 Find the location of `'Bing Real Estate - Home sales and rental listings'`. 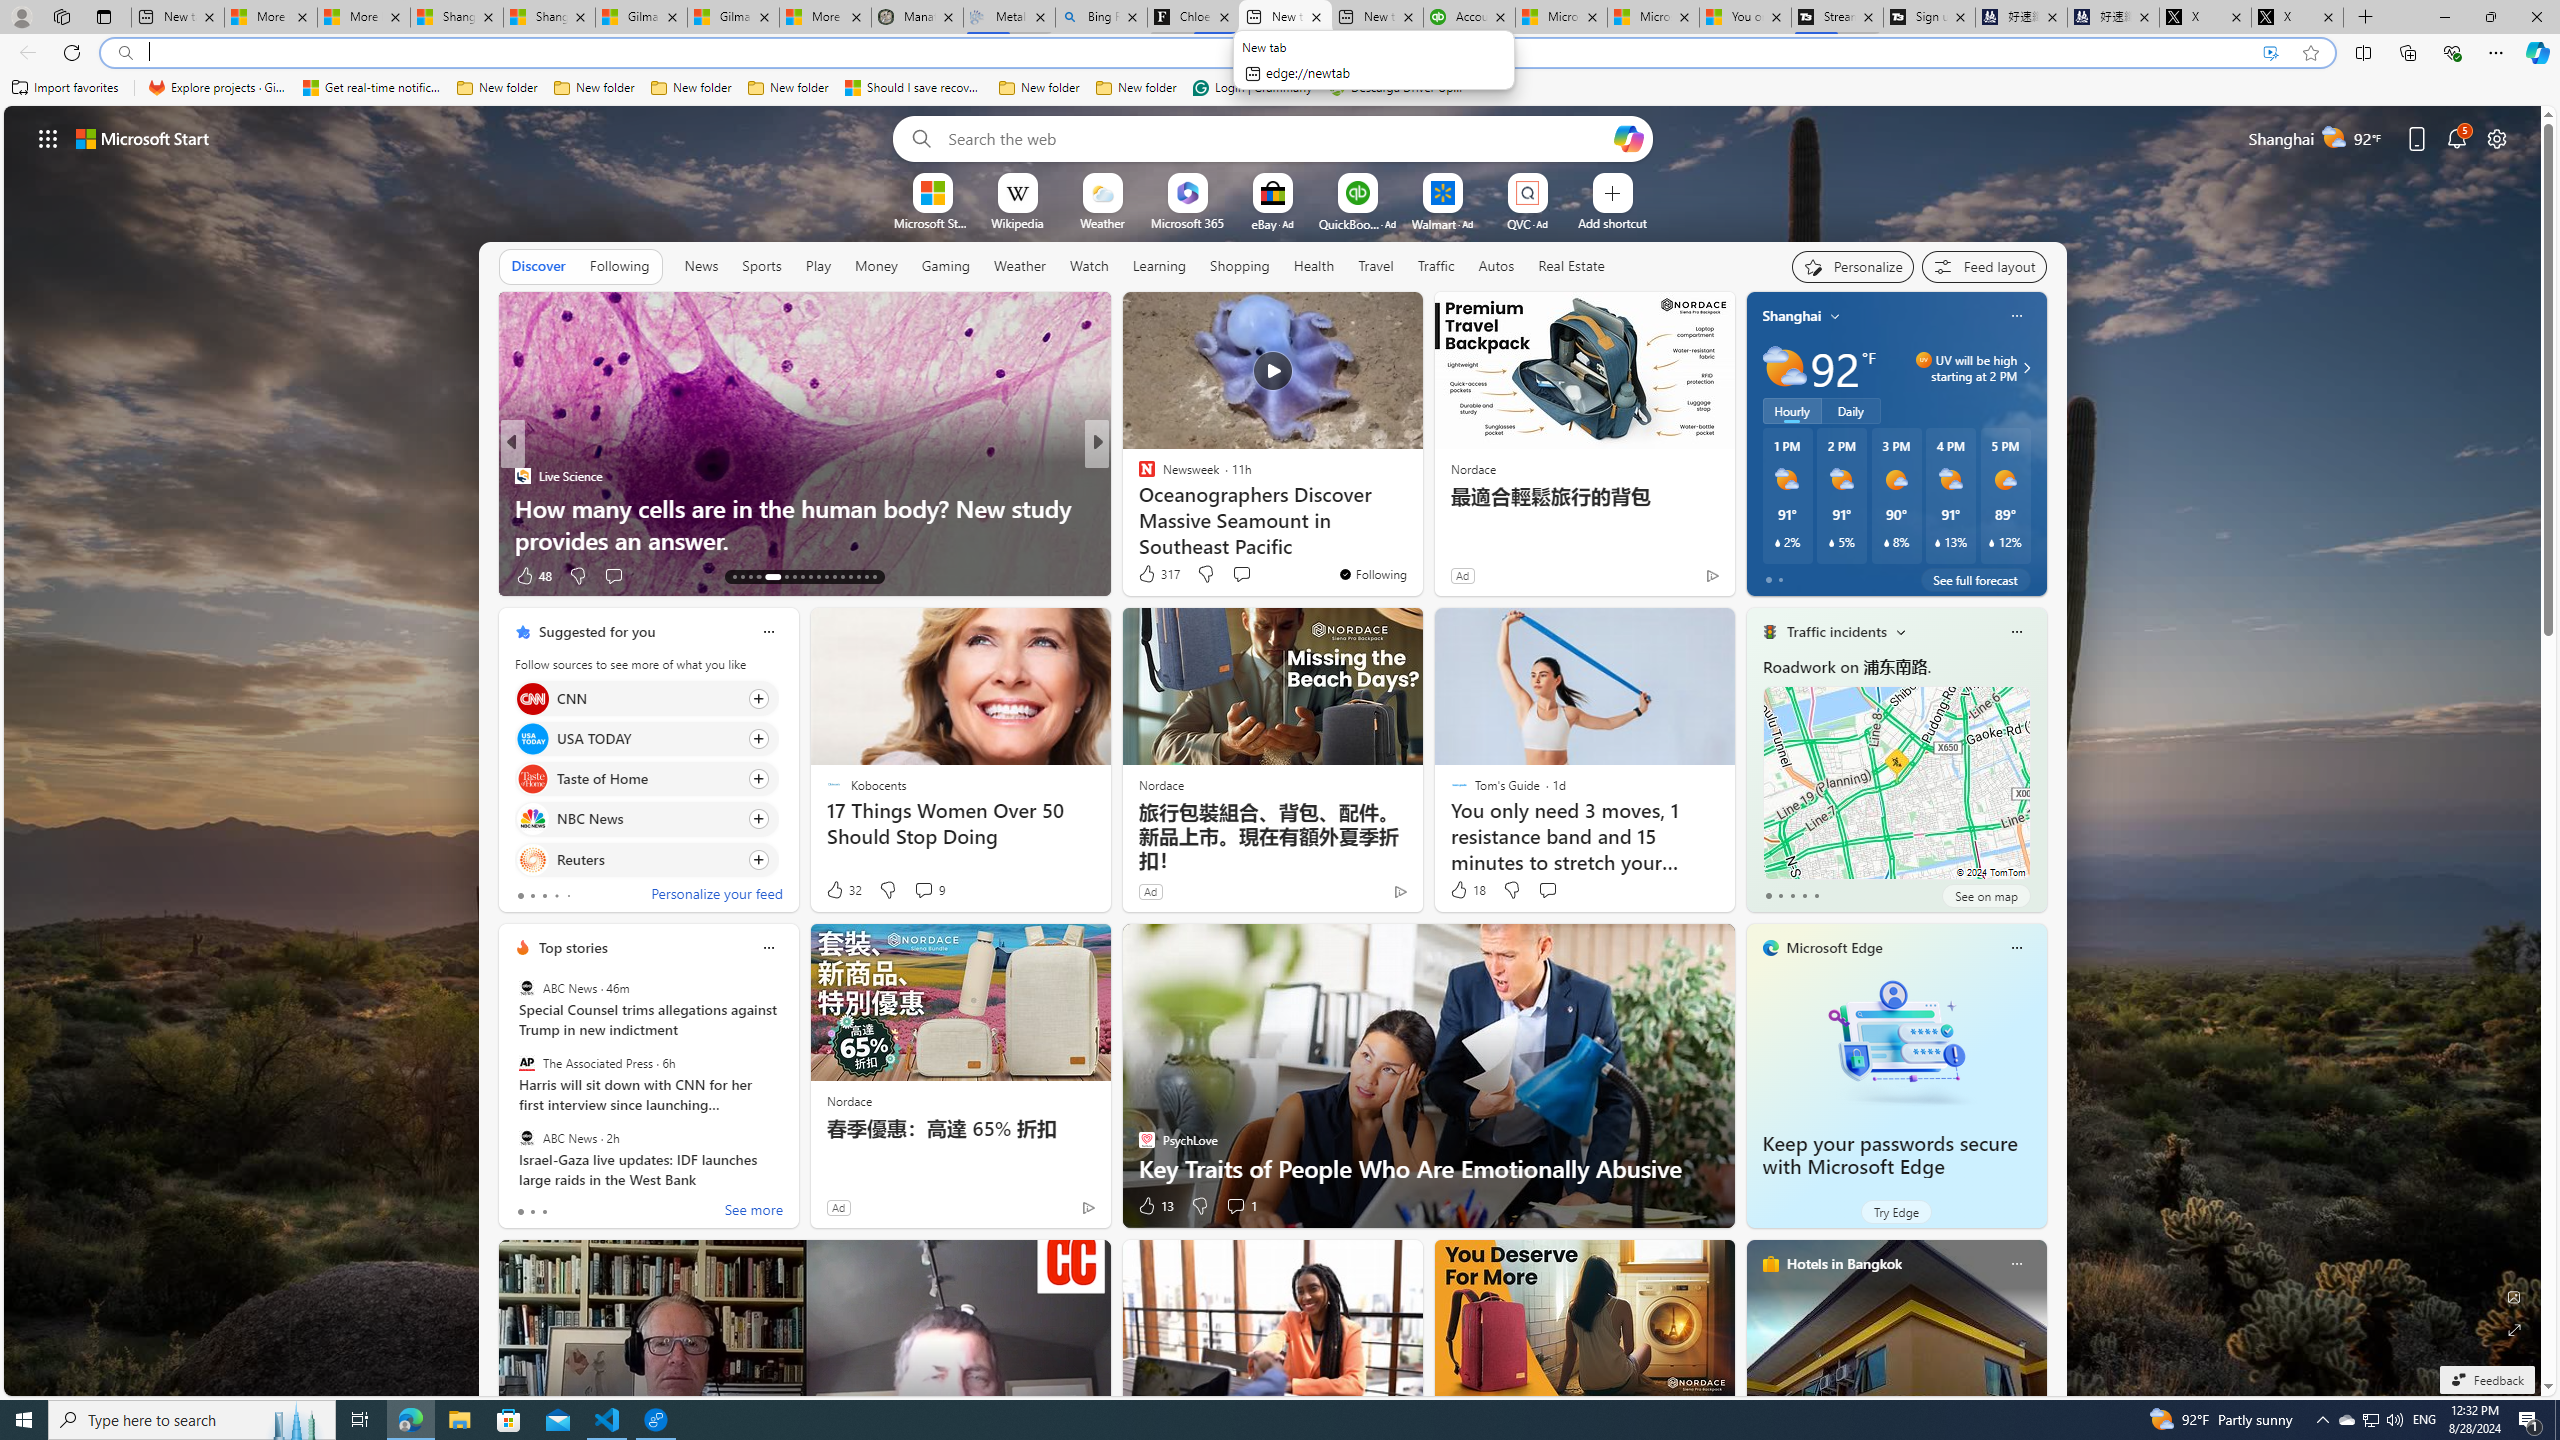

'Bing Real Estate - Home sales and rental listings' is located at coordinates (1101, 16).